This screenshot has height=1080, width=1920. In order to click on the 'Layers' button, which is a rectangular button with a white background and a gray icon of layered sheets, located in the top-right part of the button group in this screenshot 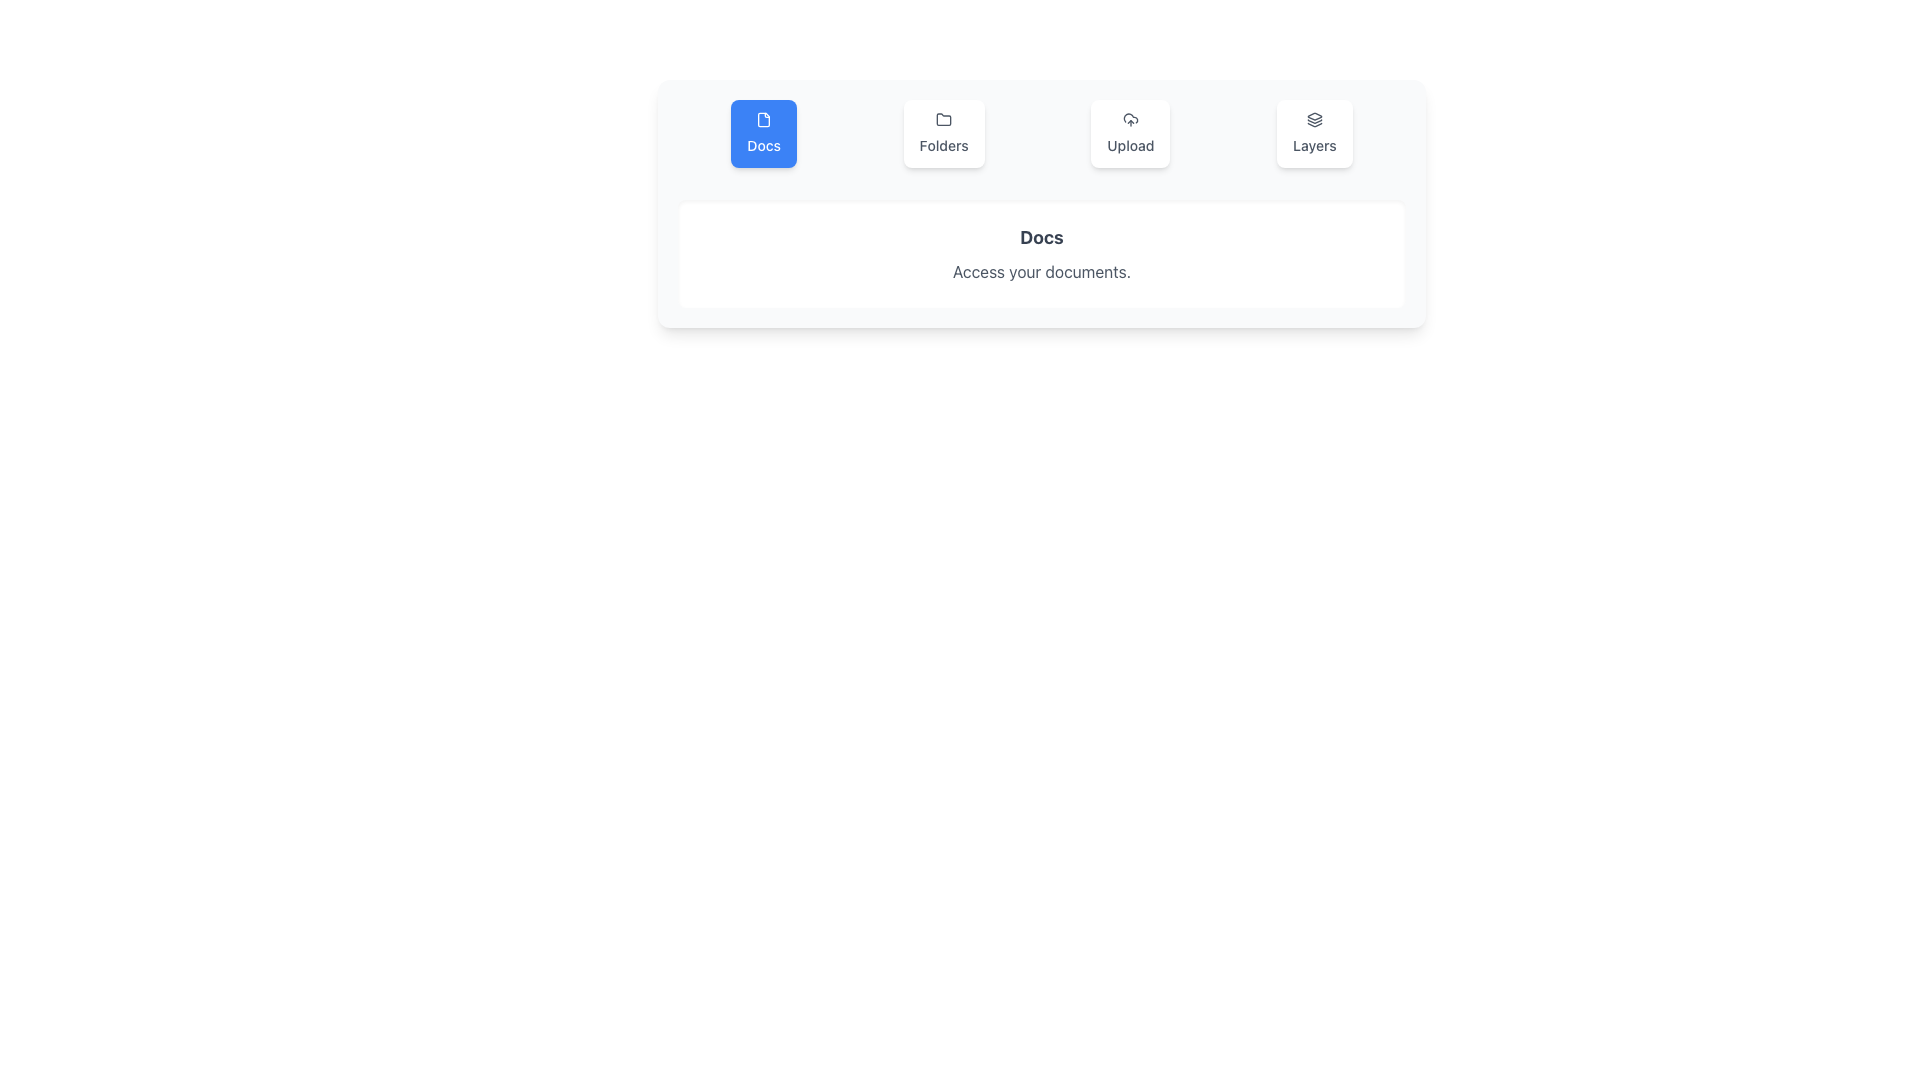, I will do `click(1314, 134)`.